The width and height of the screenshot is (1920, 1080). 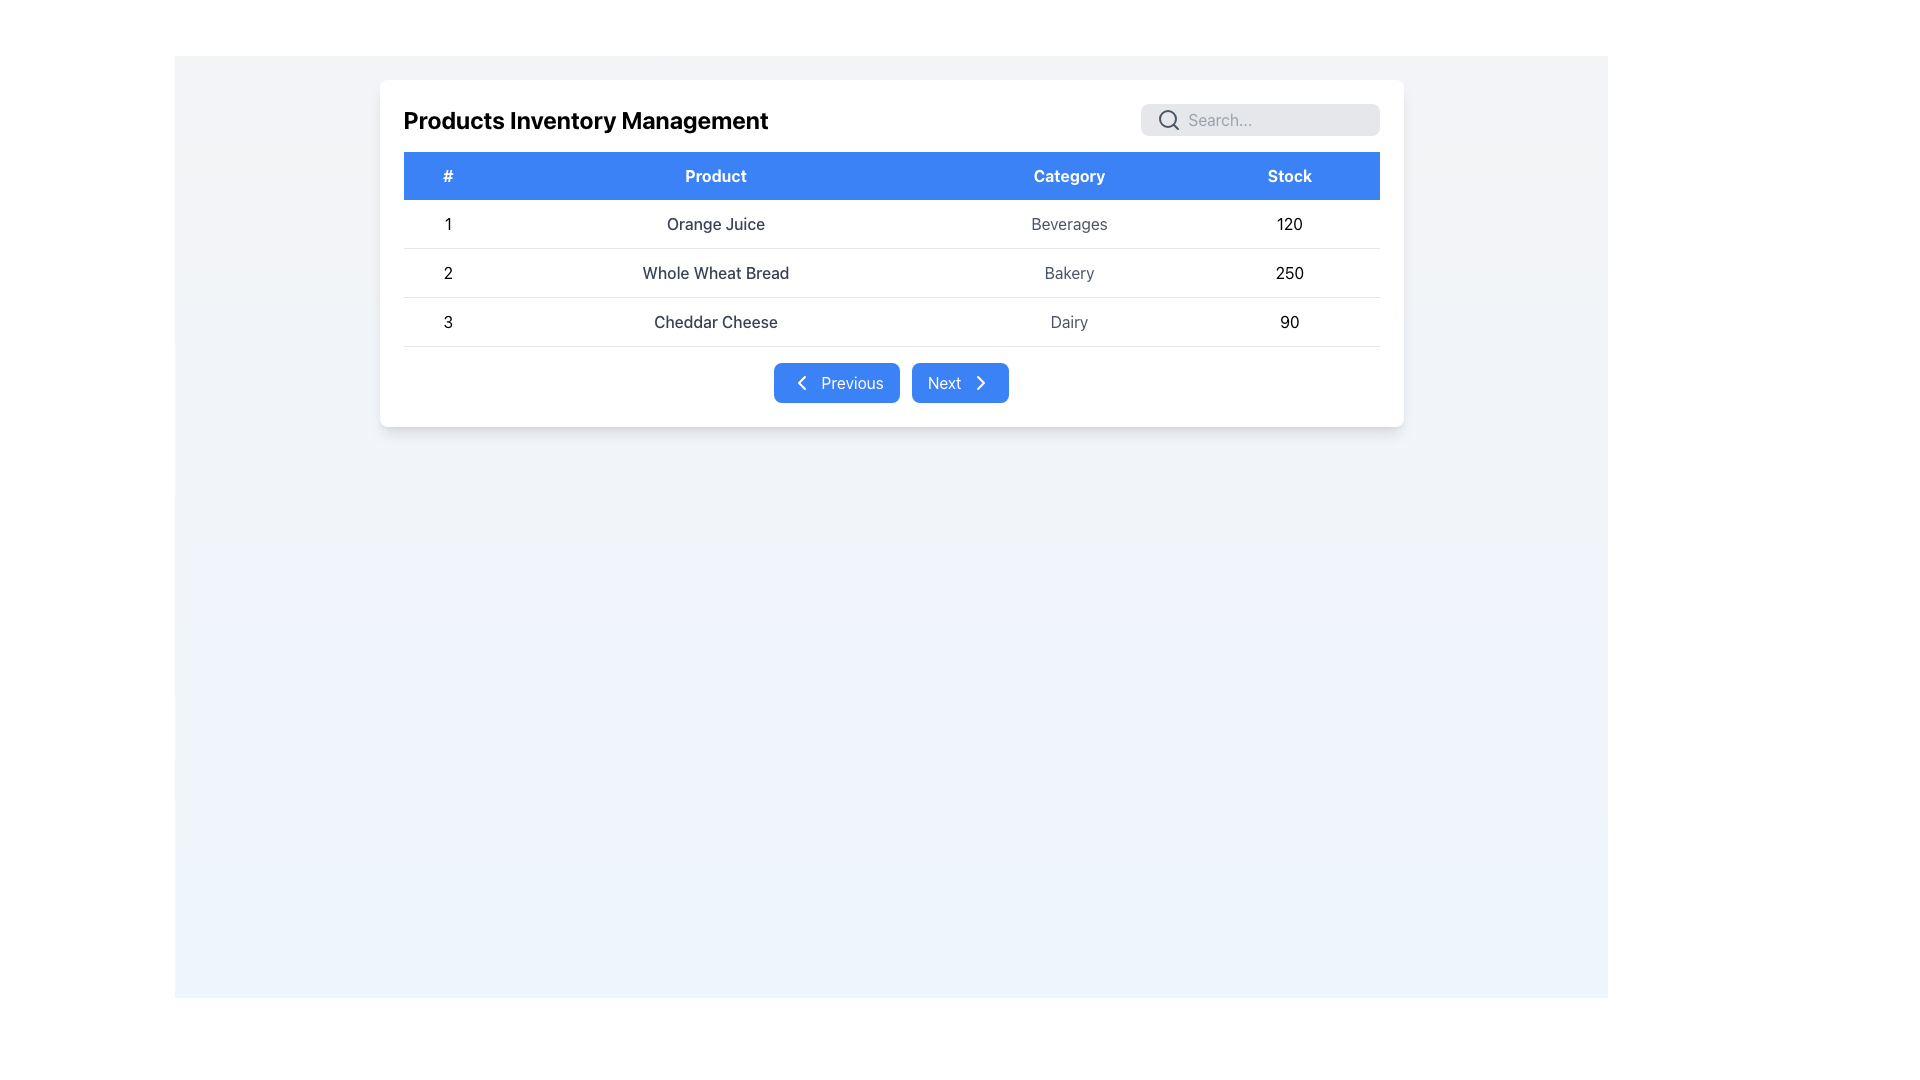 What do you see at coordinates (715, 320) in the screenshot?
I see `the Text Label displaying 'Cheddar Cheese' in the Product column of the table, located in the third row` at bounding box center [715, 320].